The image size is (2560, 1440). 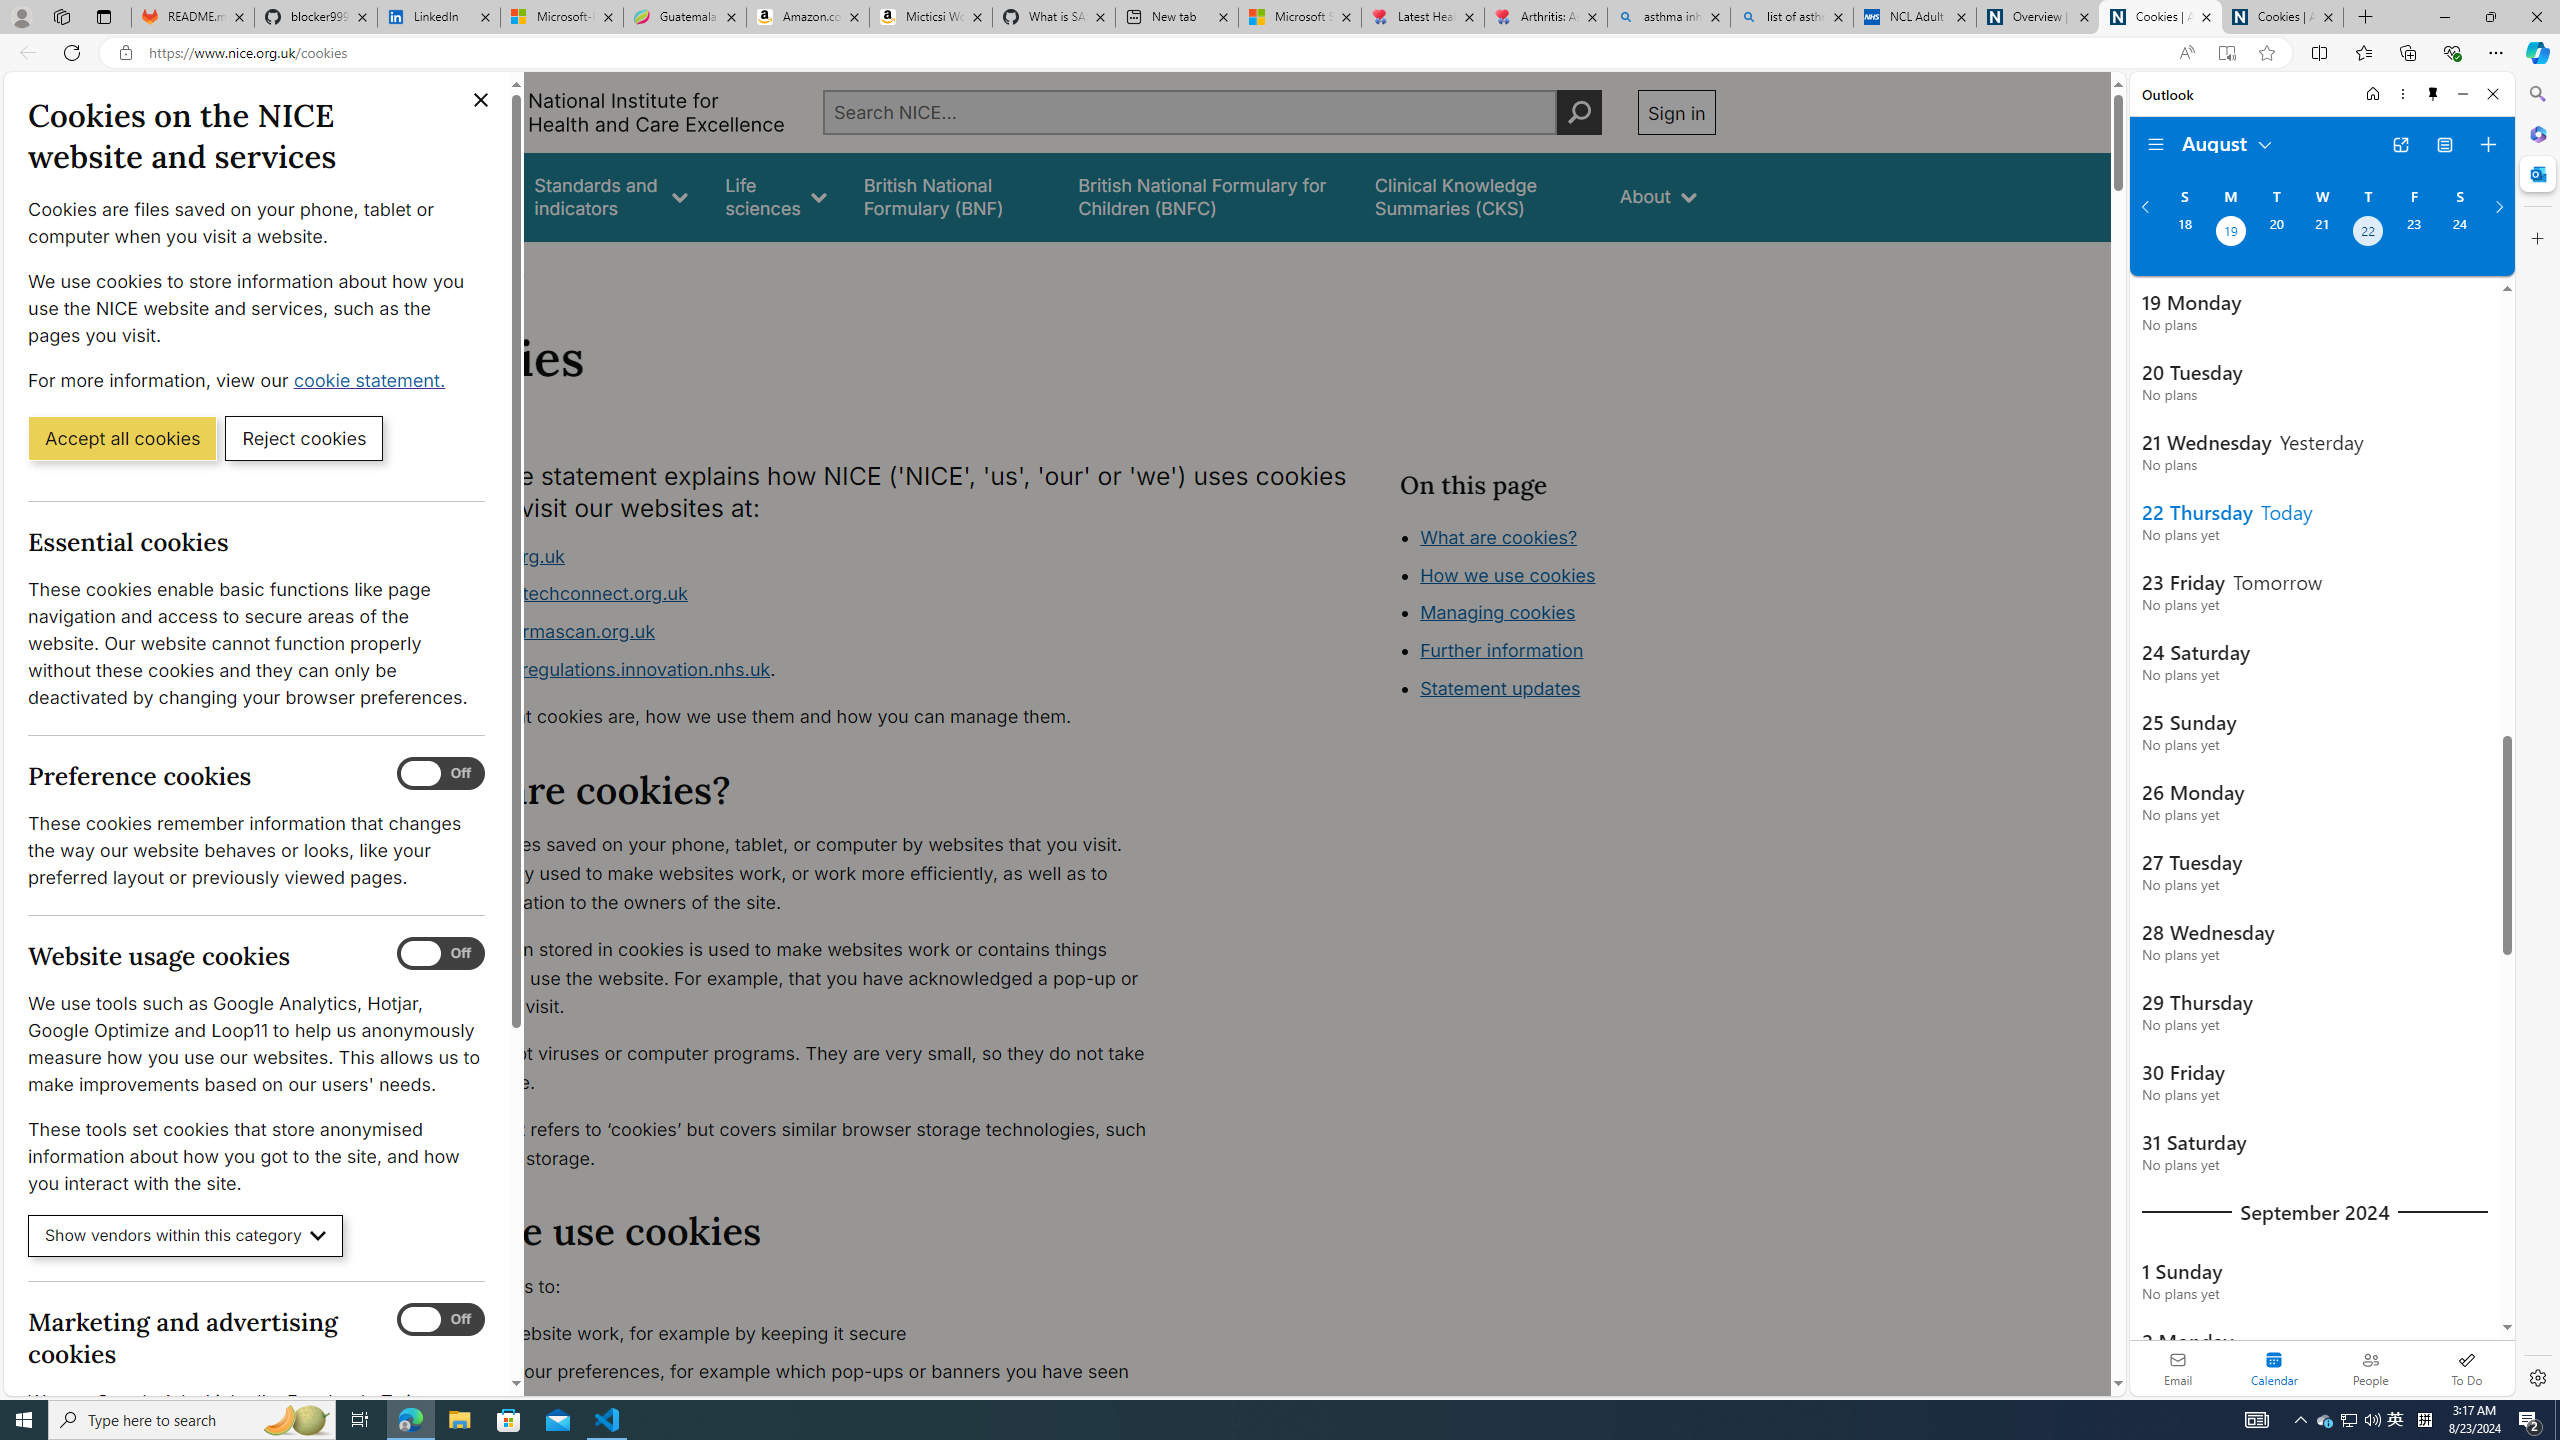 What do you see at coordinates (122, 436) in the screenshot?
I see `'Accept all cookies'` at bounding box center [122, 436].